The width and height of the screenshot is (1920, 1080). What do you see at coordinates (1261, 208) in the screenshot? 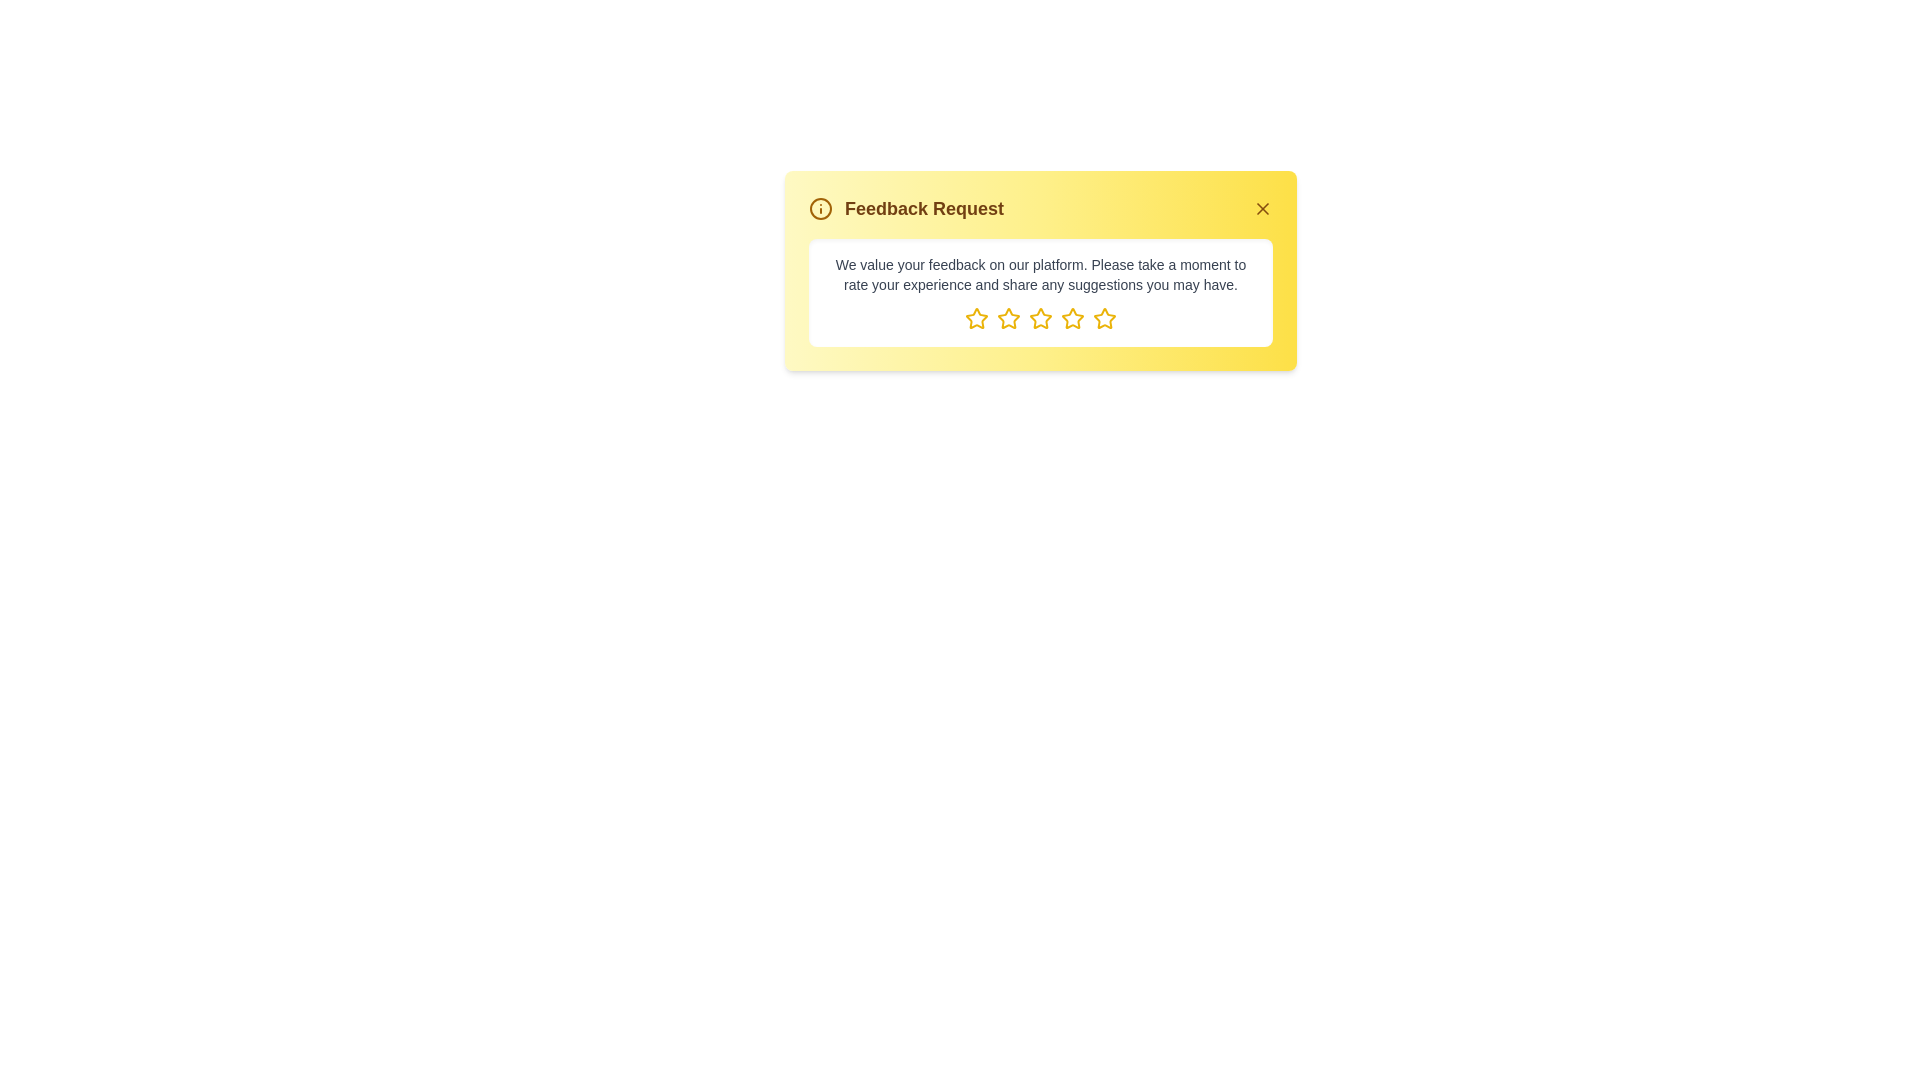
I see `the element close_button to observe its hover effect` at bounding box center [1261, 208].